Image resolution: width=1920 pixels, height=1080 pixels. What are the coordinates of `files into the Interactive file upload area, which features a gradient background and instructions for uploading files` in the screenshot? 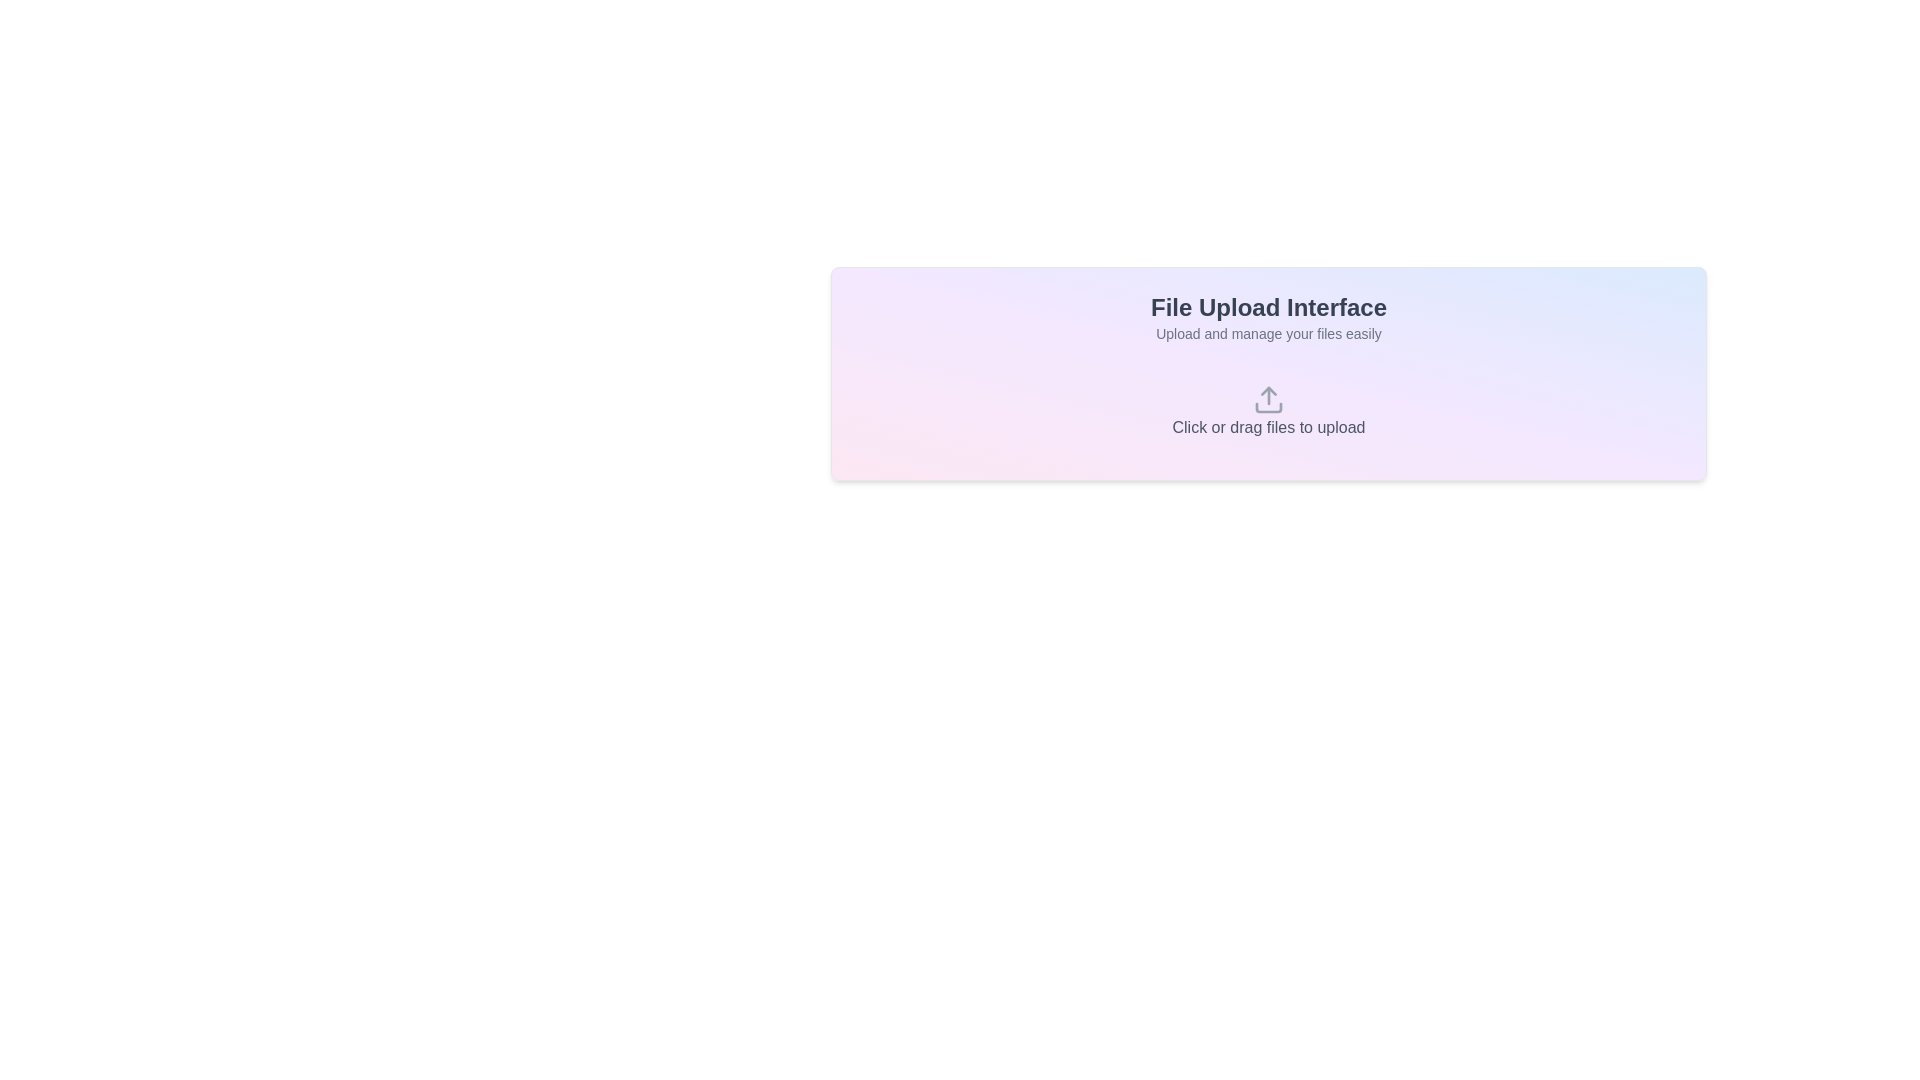 It's located at (1267, 374).